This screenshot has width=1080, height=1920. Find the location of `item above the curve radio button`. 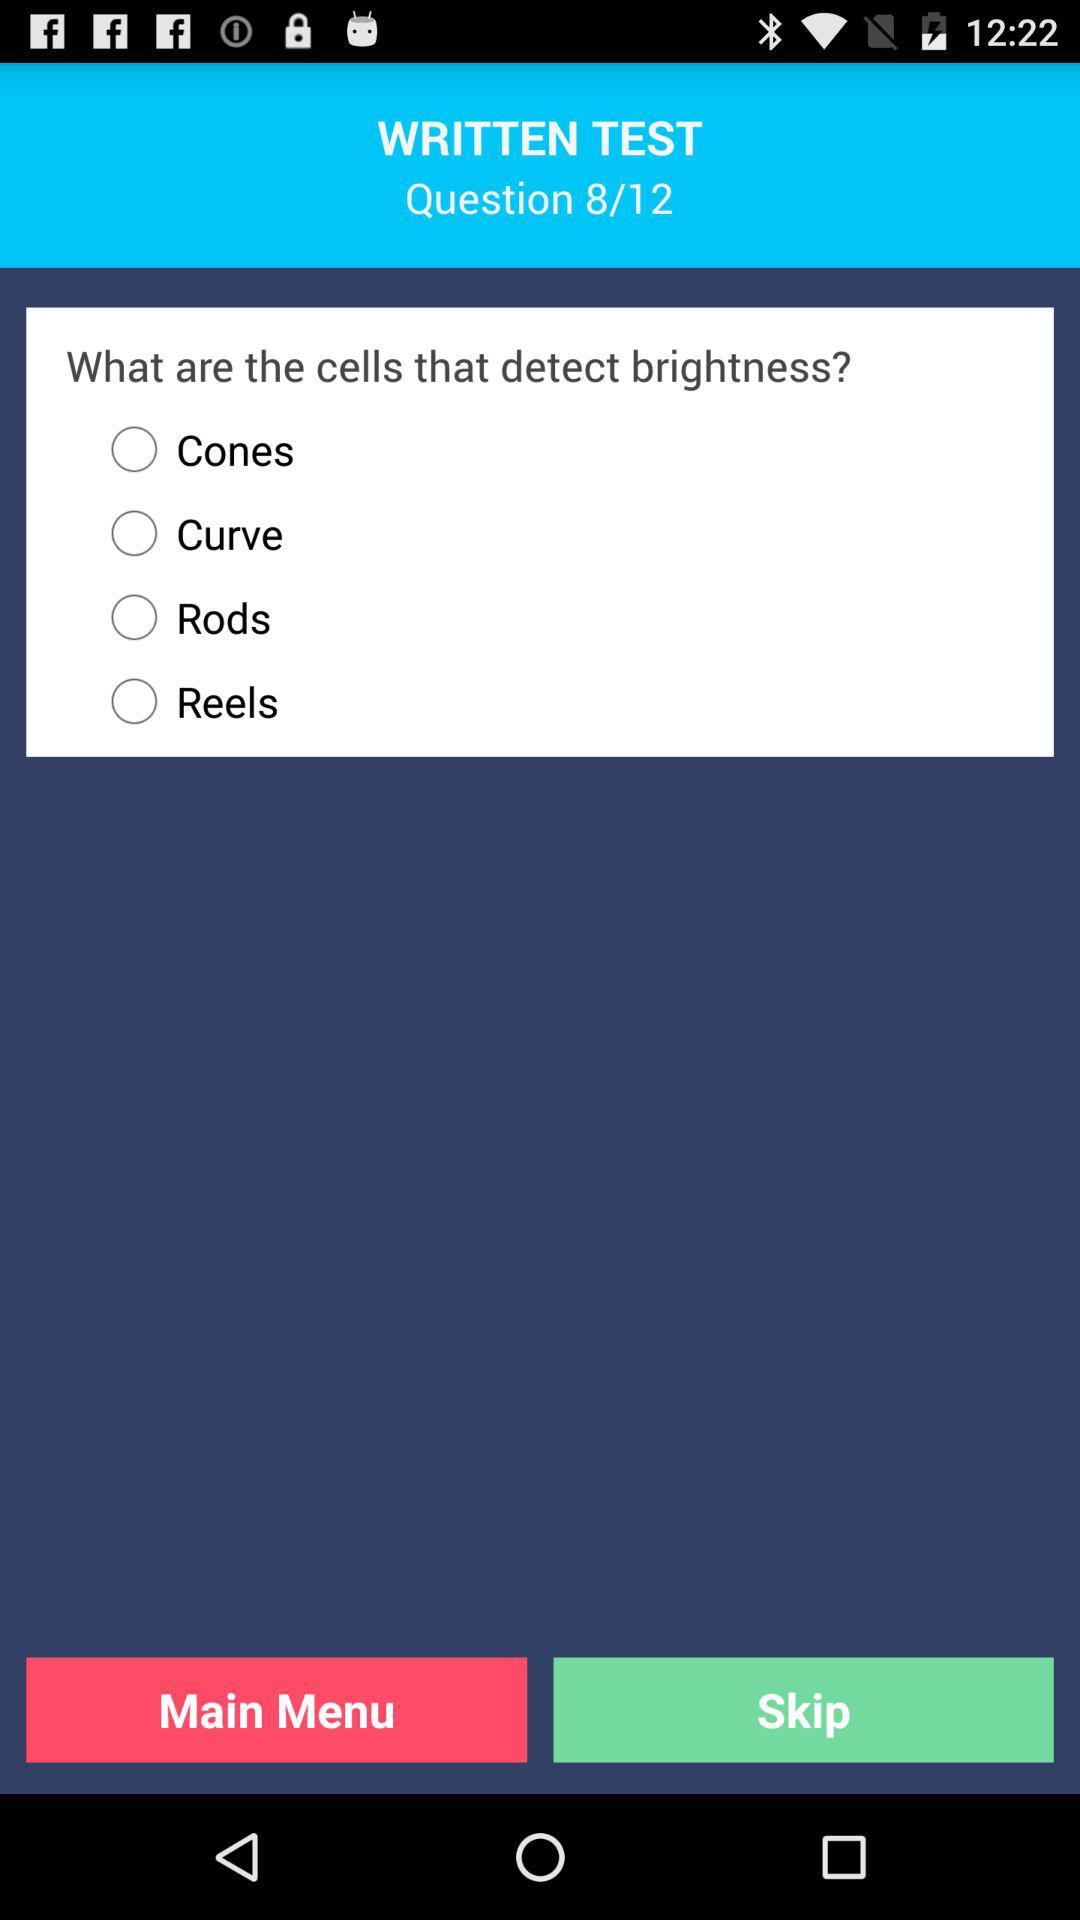

item above the curve radio button is located at coordinates (193, 448).